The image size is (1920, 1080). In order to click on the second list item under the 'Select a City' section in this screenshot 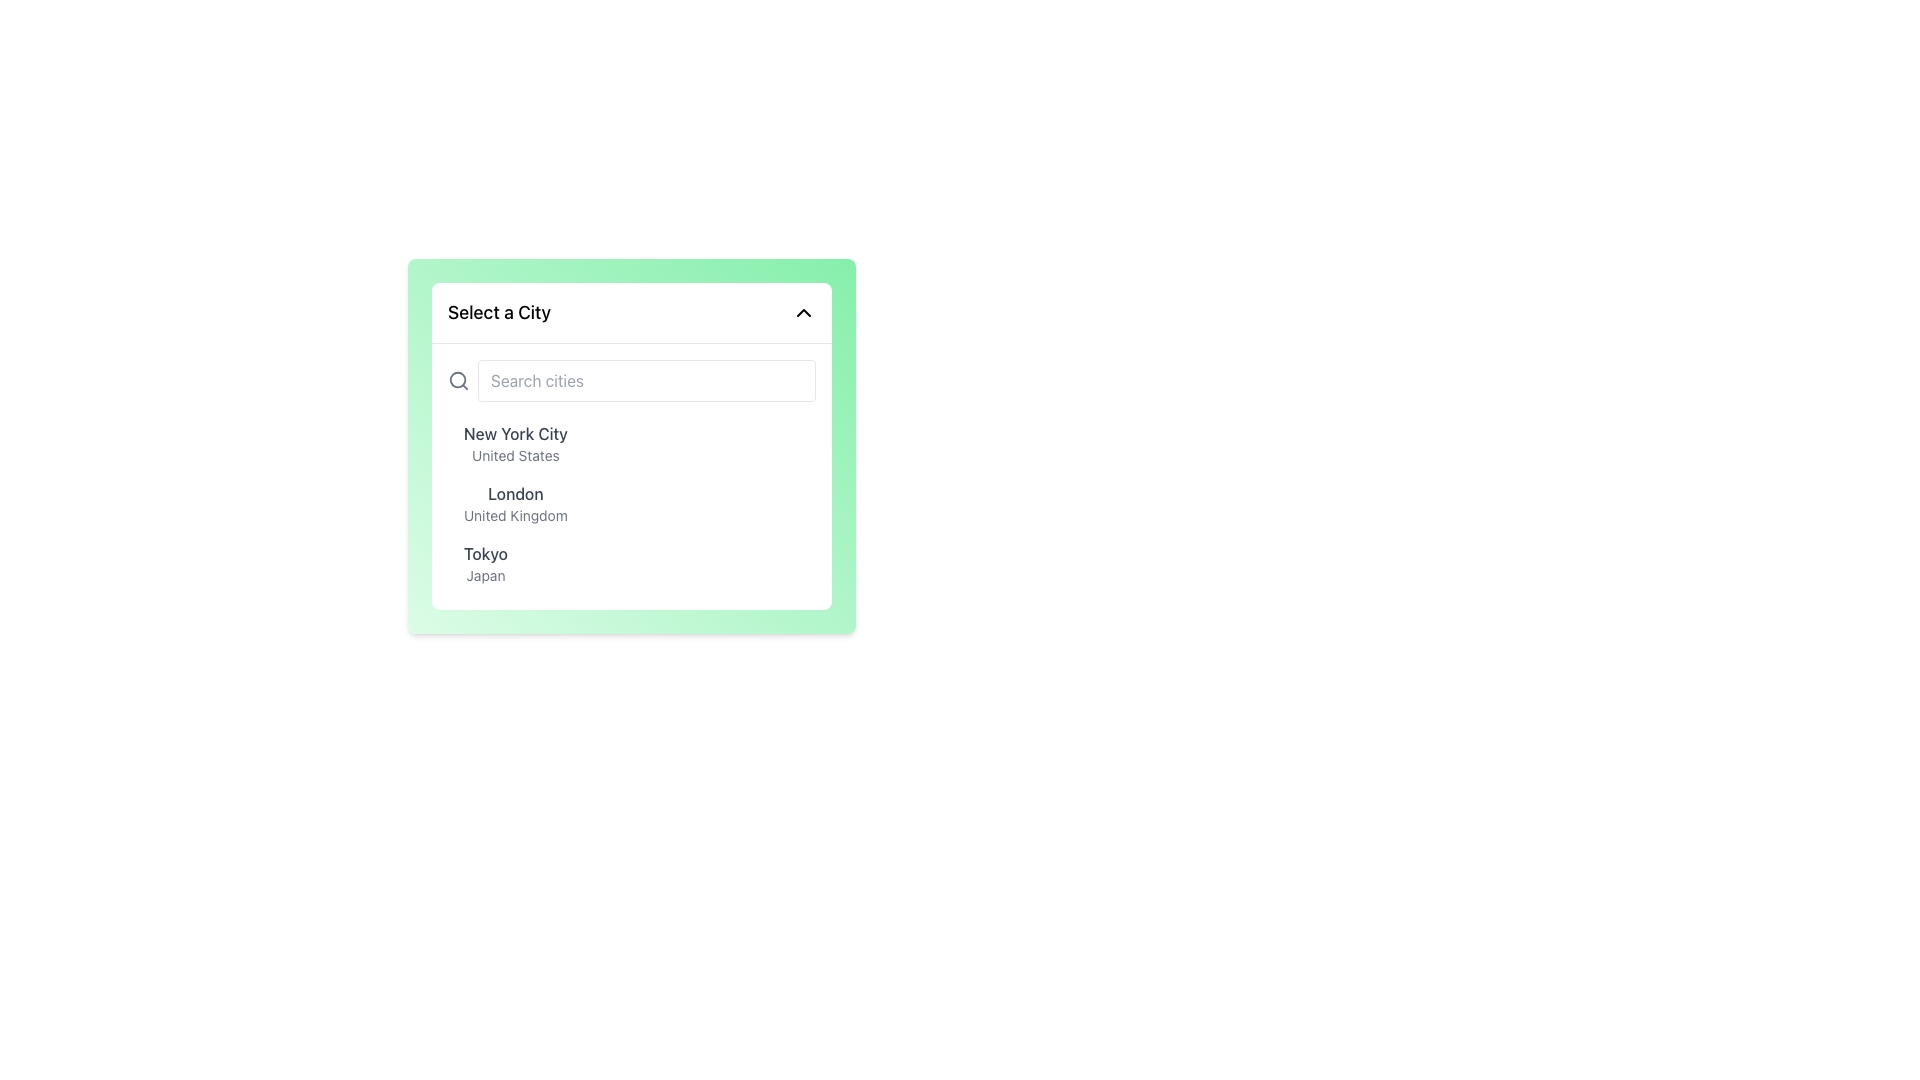, I will do `click(515, 503)`.